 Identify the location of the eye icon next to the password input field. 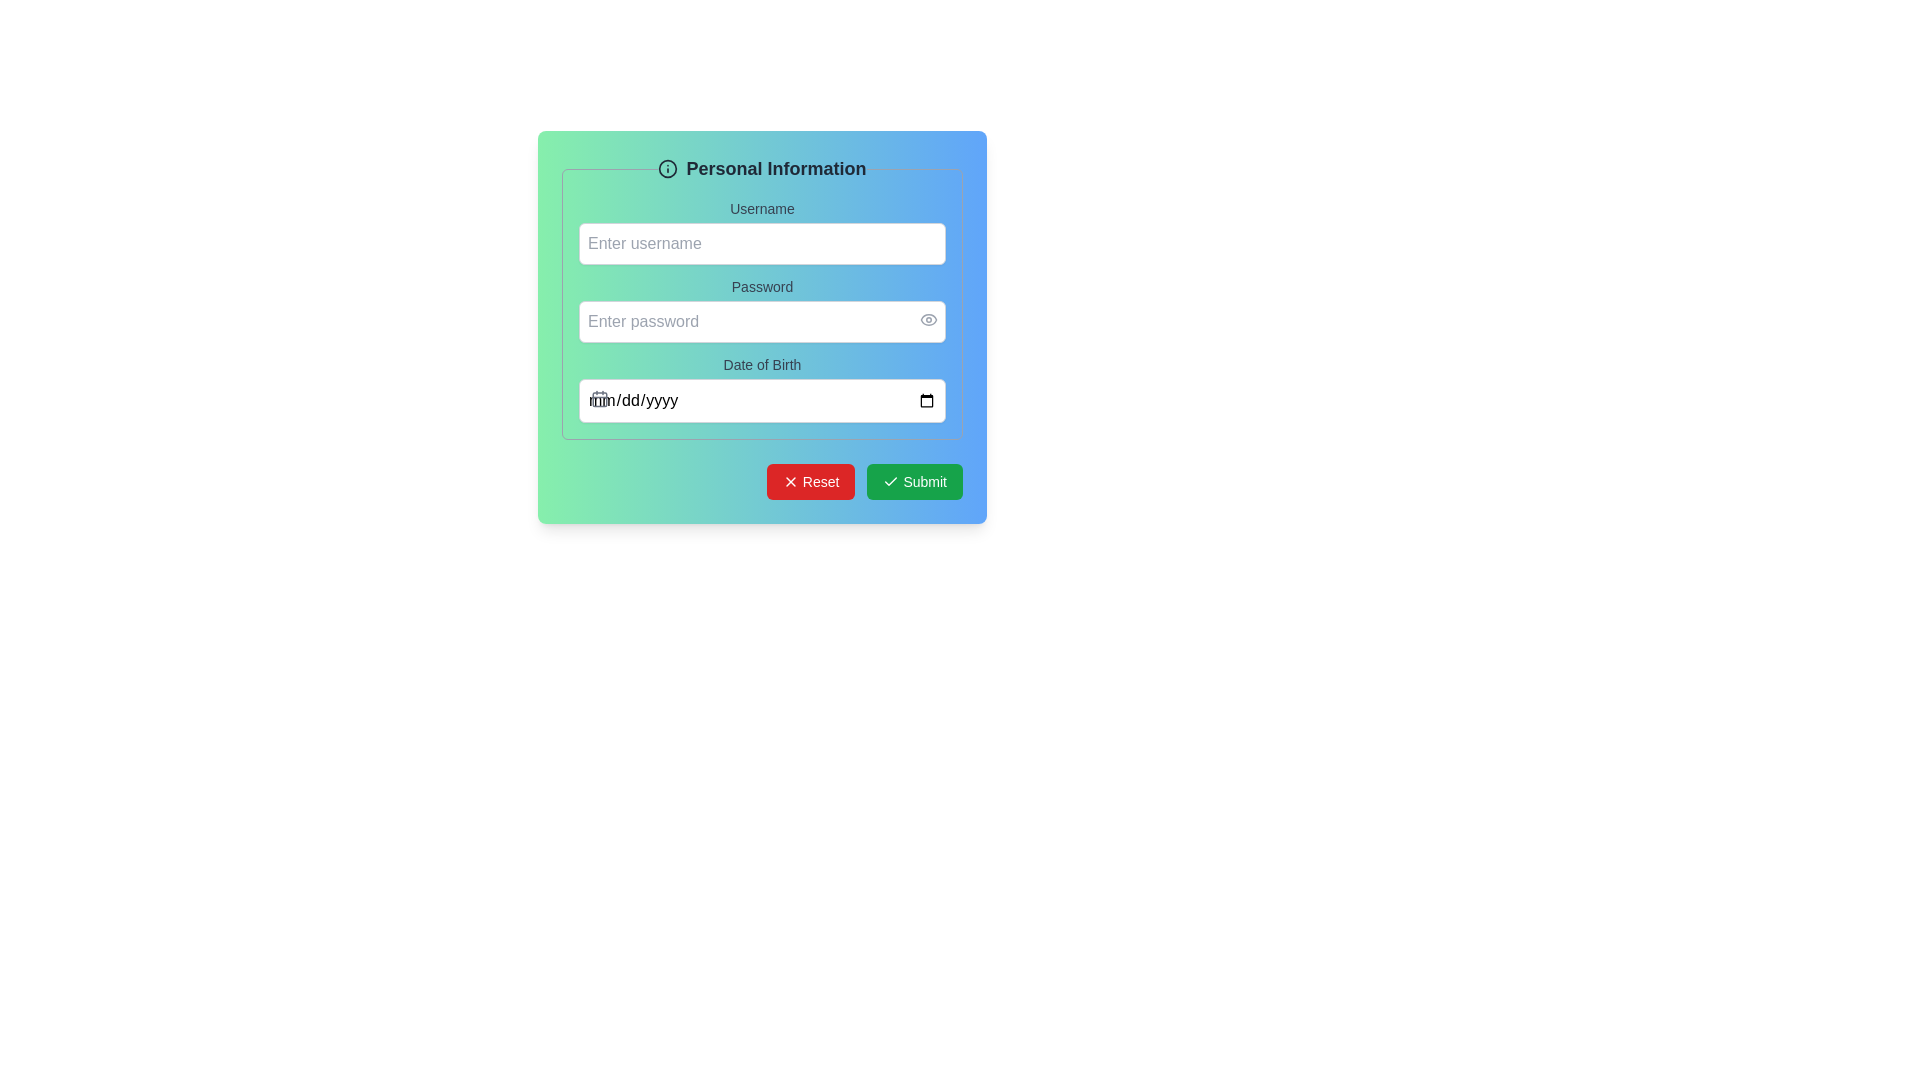
(761, 309).